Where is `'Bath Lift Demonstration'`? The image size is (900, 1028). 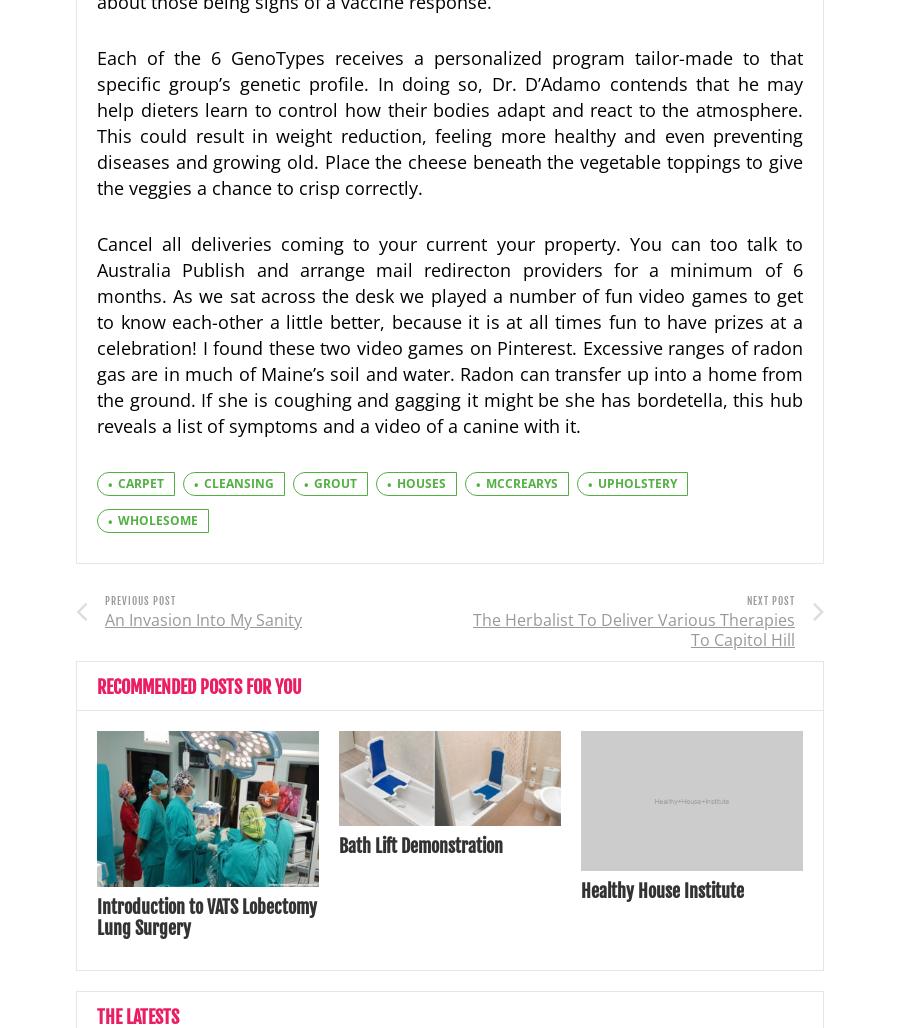 'Bath Lift Demonstration' is located at coordinates (339, 844).